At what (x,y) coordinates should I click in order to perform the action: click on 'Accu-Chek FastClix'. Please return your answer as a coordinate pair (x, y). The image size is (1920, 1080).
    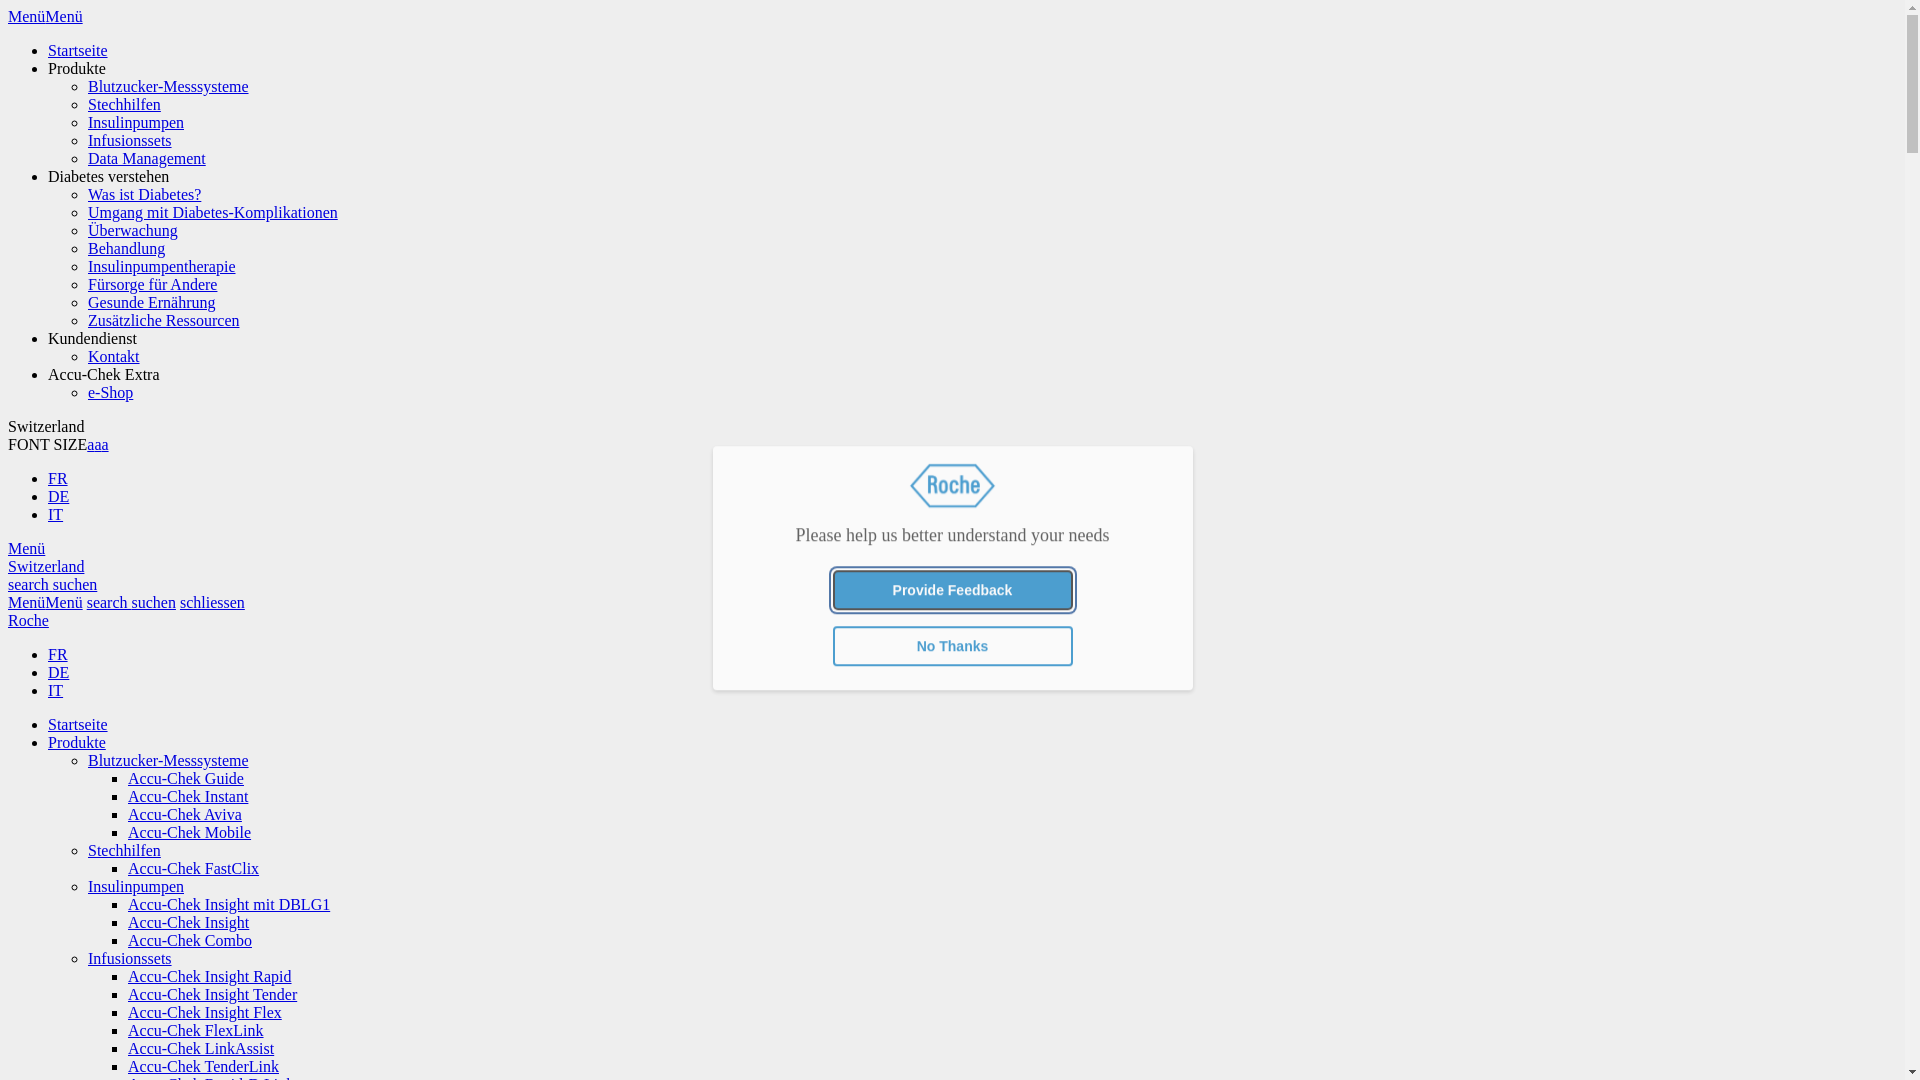
    Looking at the image, I should click on (127, 867).